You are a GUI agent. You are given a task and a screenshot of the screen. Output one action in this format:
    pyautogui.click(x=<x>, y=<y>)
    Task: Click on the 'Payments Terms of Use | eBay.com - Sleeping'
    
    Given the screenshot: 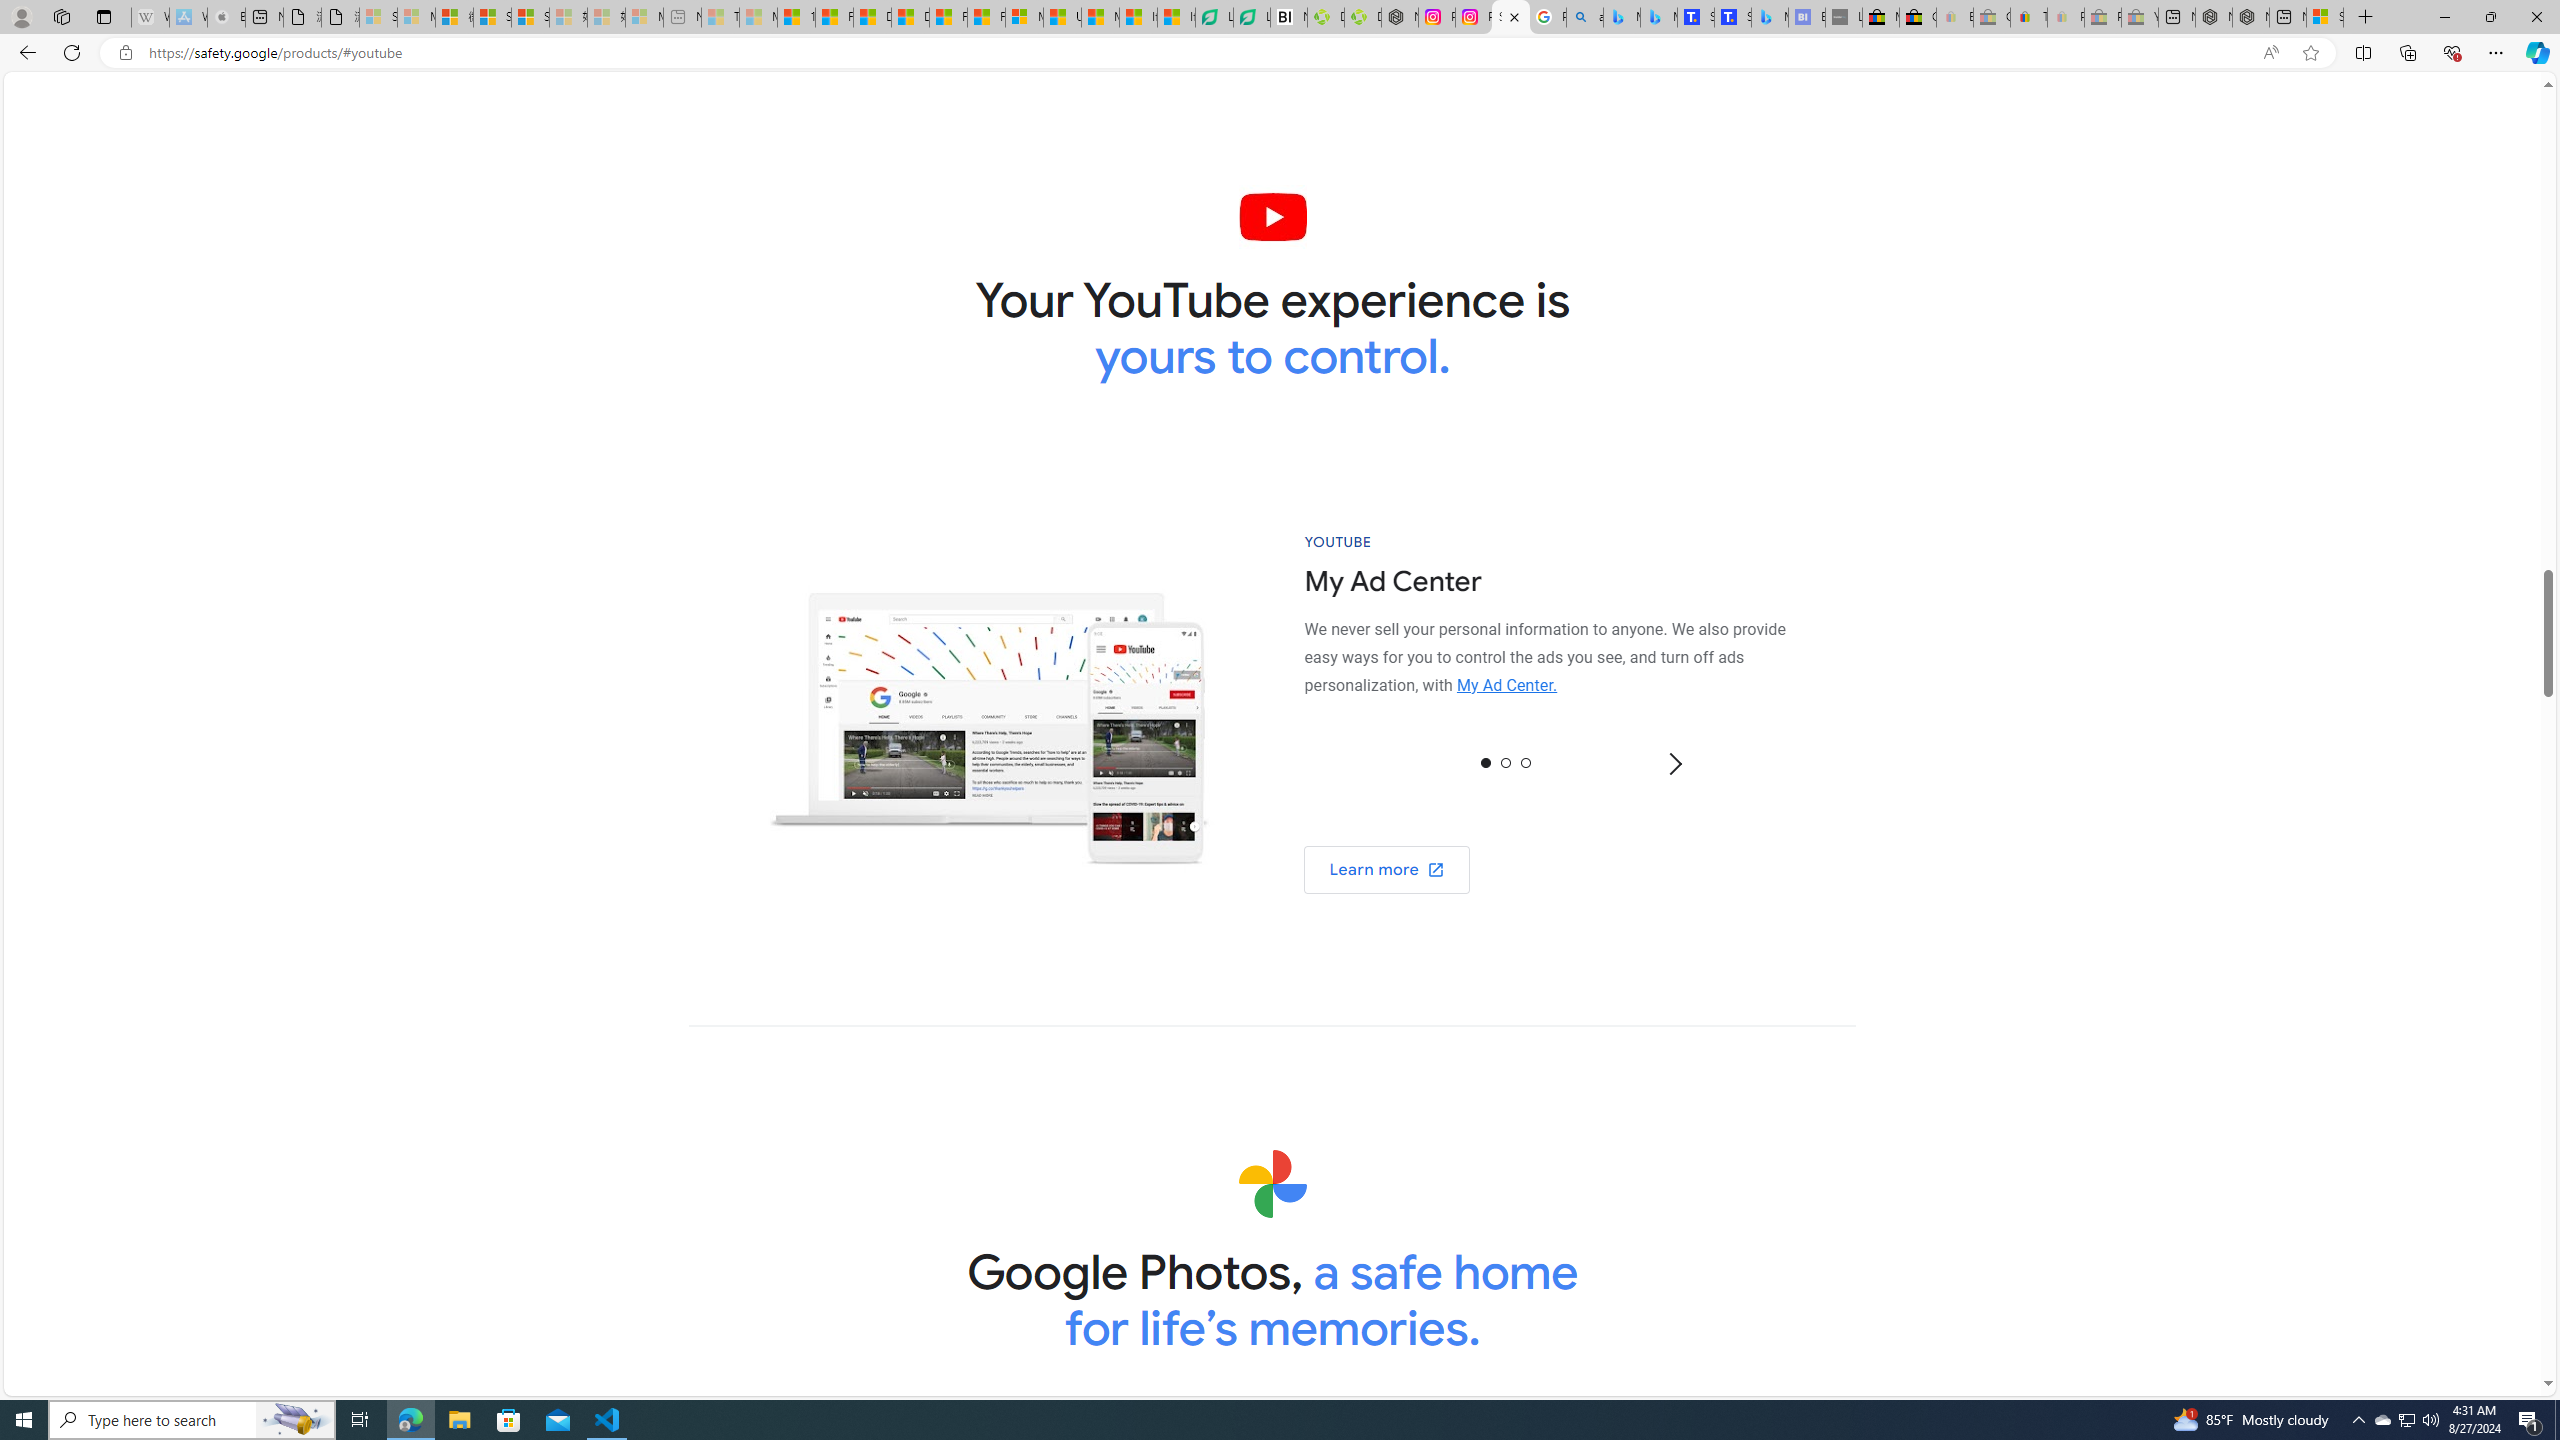 What is the action you would take?
    pyautogui.click(x=2064, y=16)
    